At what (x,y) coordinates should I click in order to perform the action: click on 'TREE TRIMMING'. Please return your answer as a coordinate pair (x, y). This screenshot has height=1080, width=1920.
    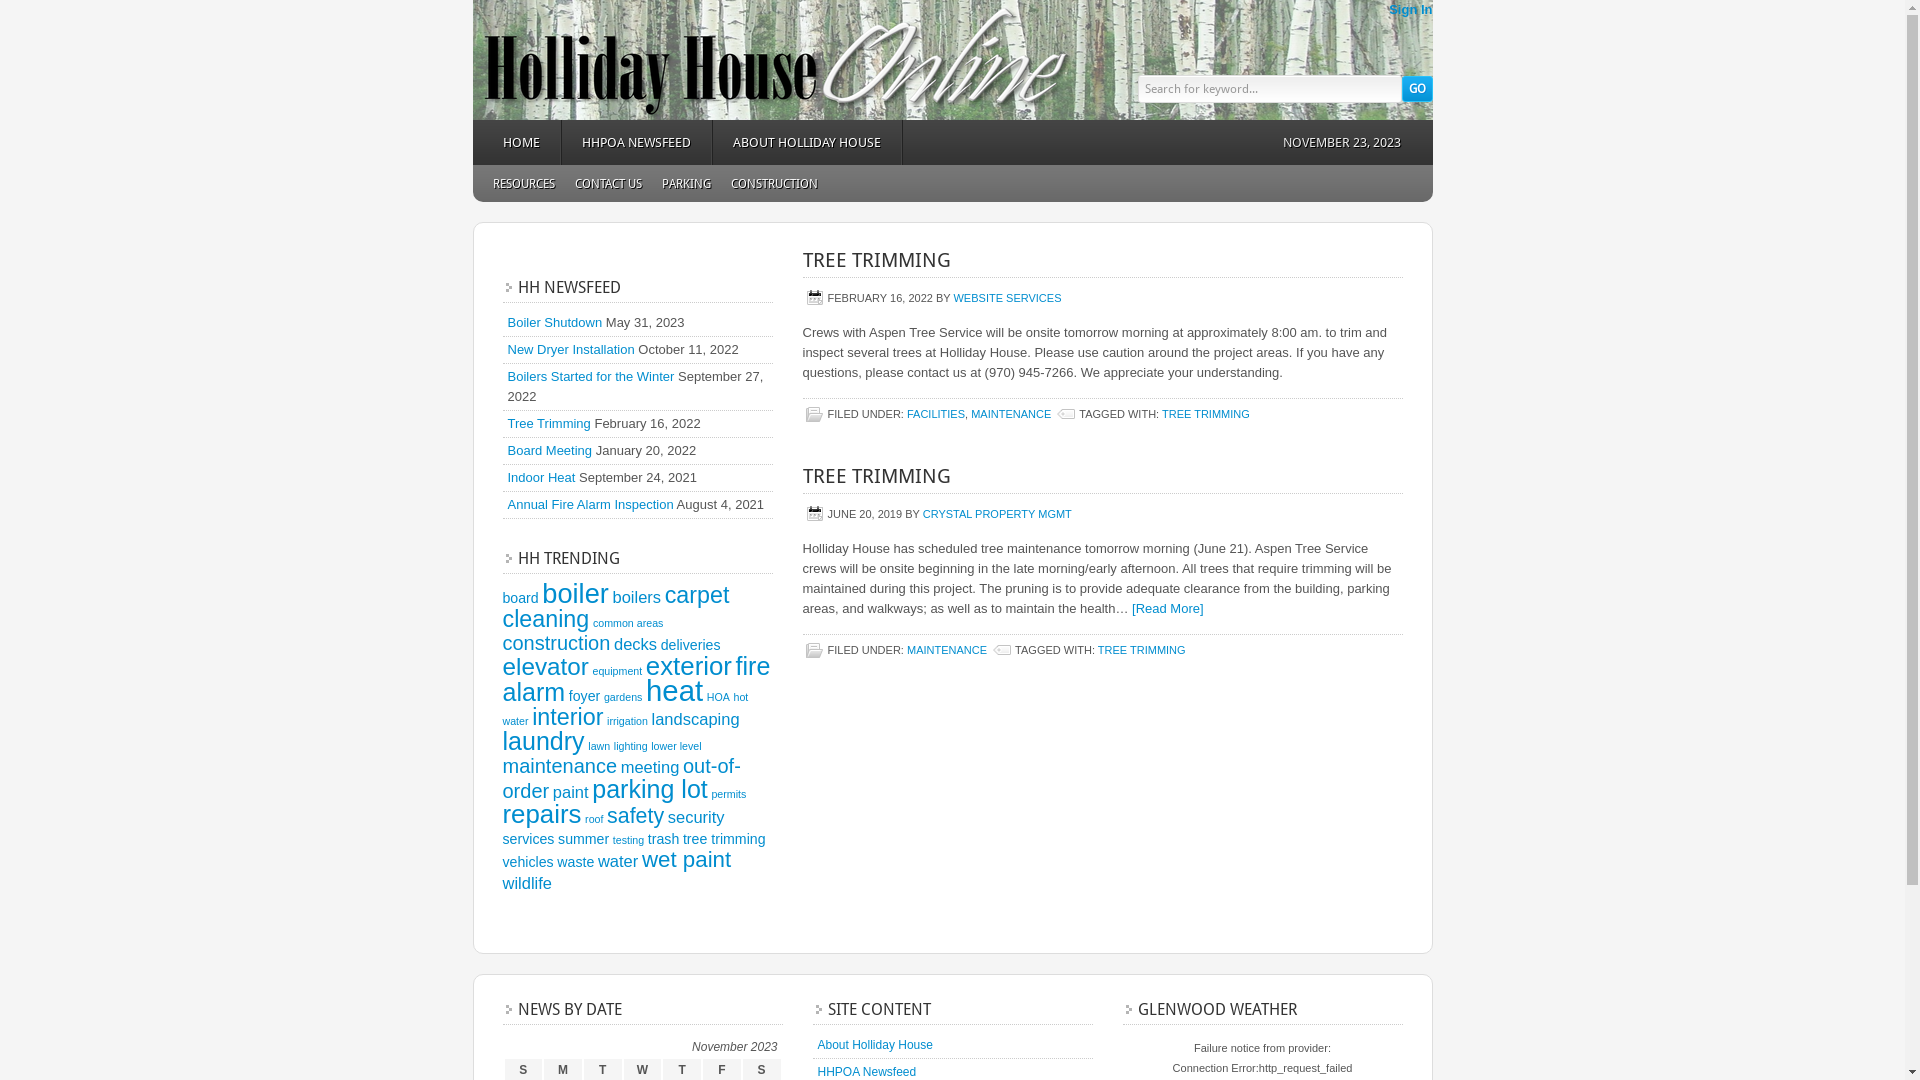
    Looking at the image, I should click on (1097, 650).